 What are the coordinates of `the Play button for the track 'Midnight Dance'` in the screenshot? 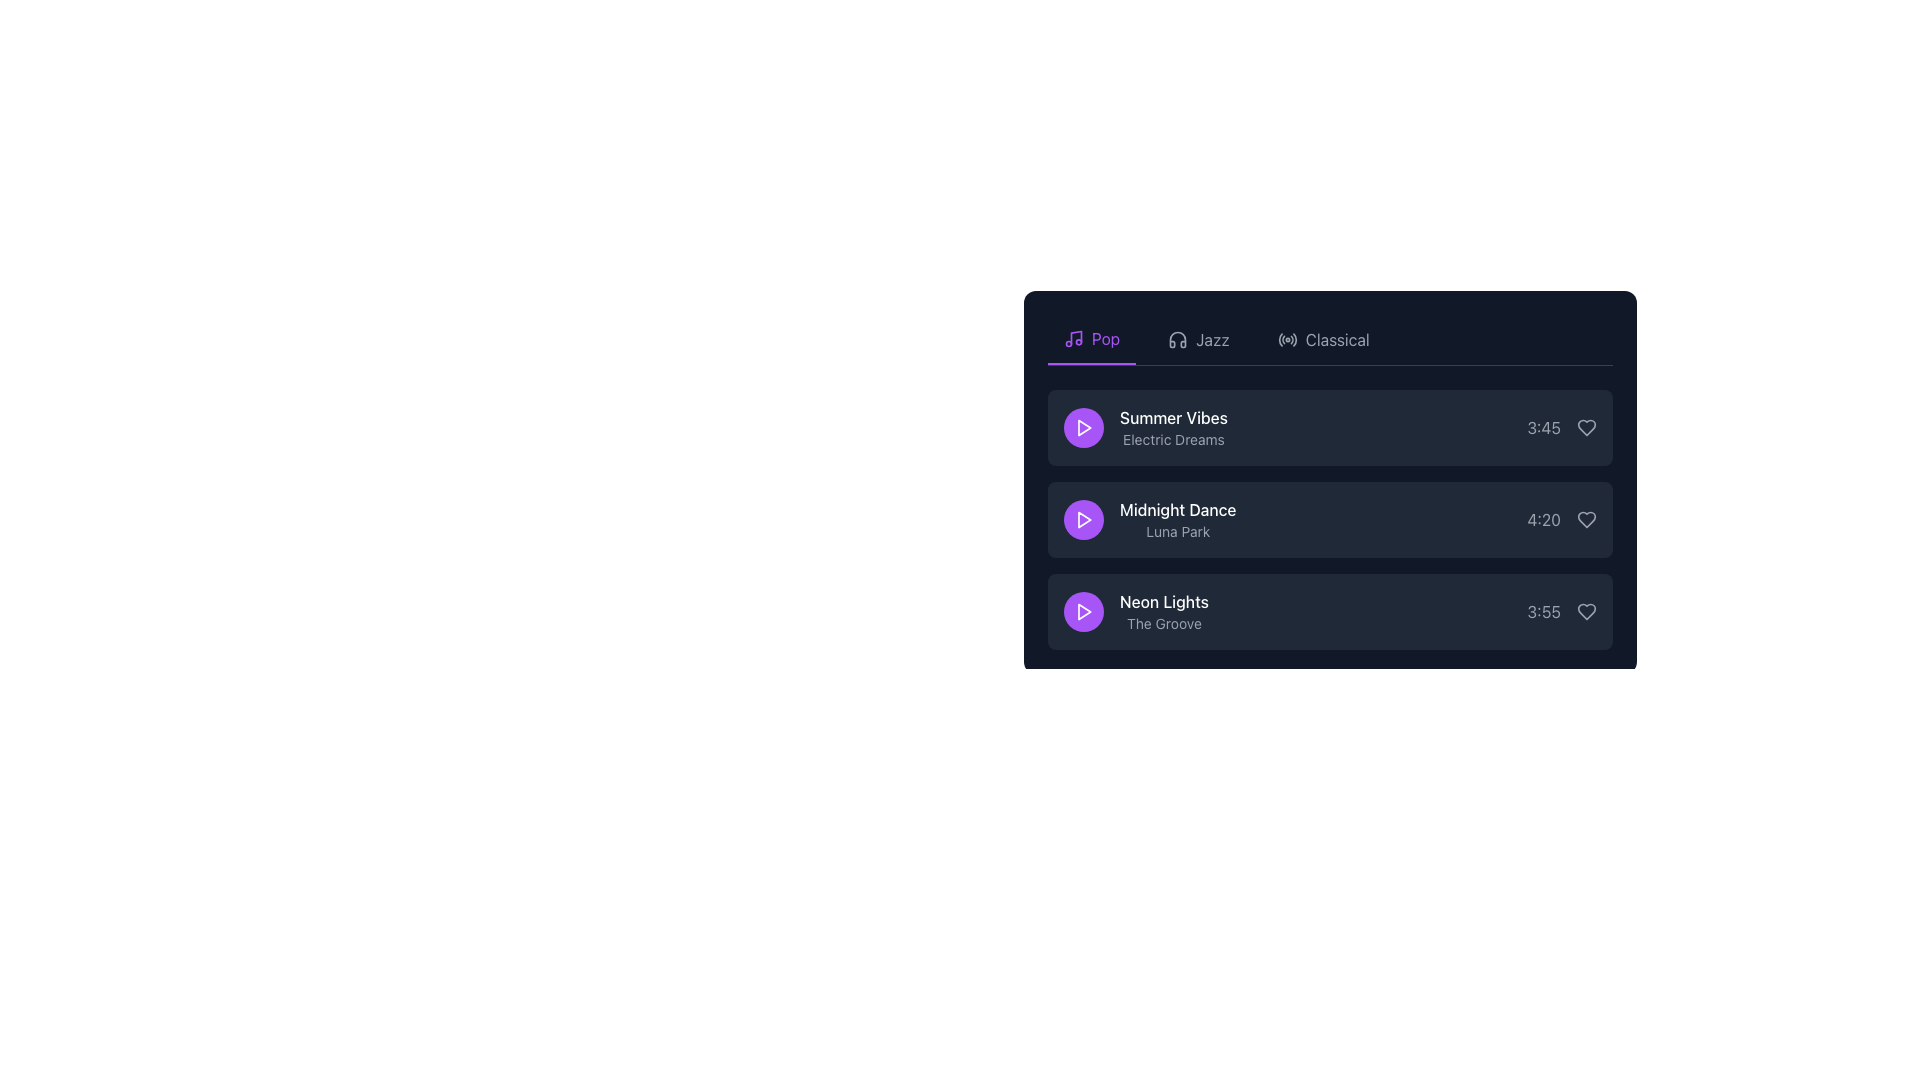 It's located at (1083, 519).